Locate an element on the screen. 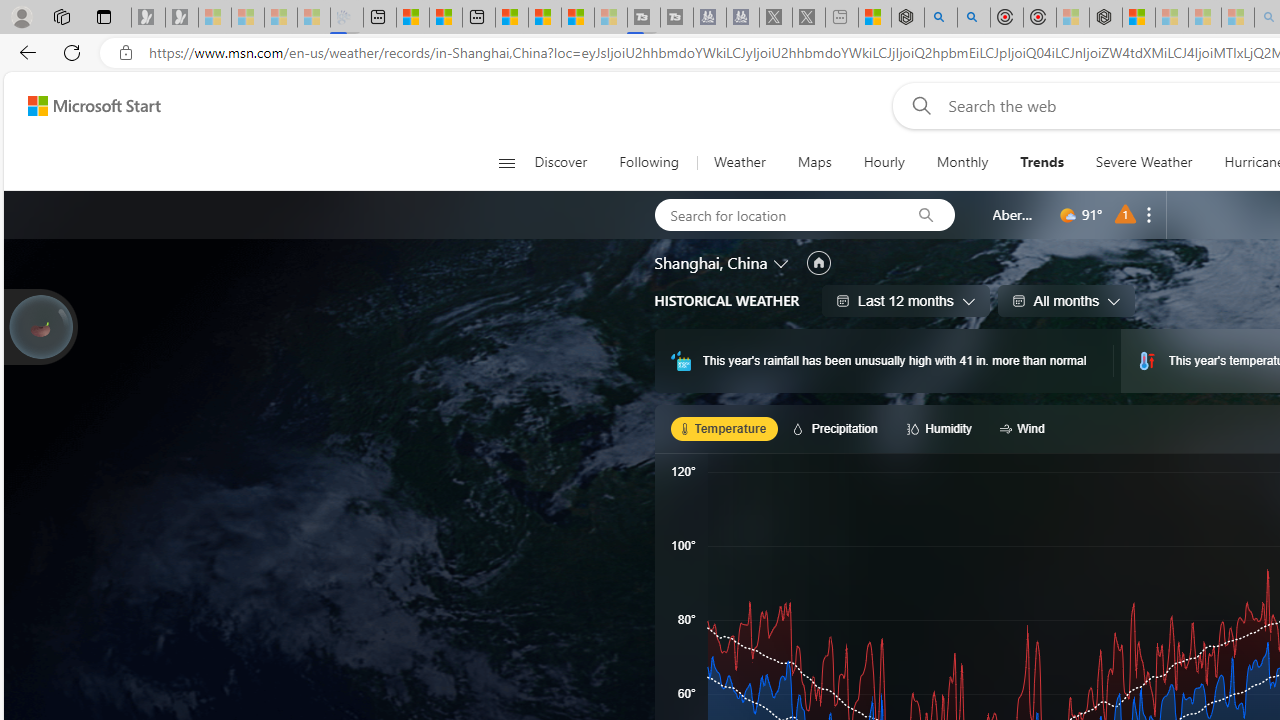 This screenshot has height=720, width=1280. 'Monthly' is located at coordinates (962, 162).